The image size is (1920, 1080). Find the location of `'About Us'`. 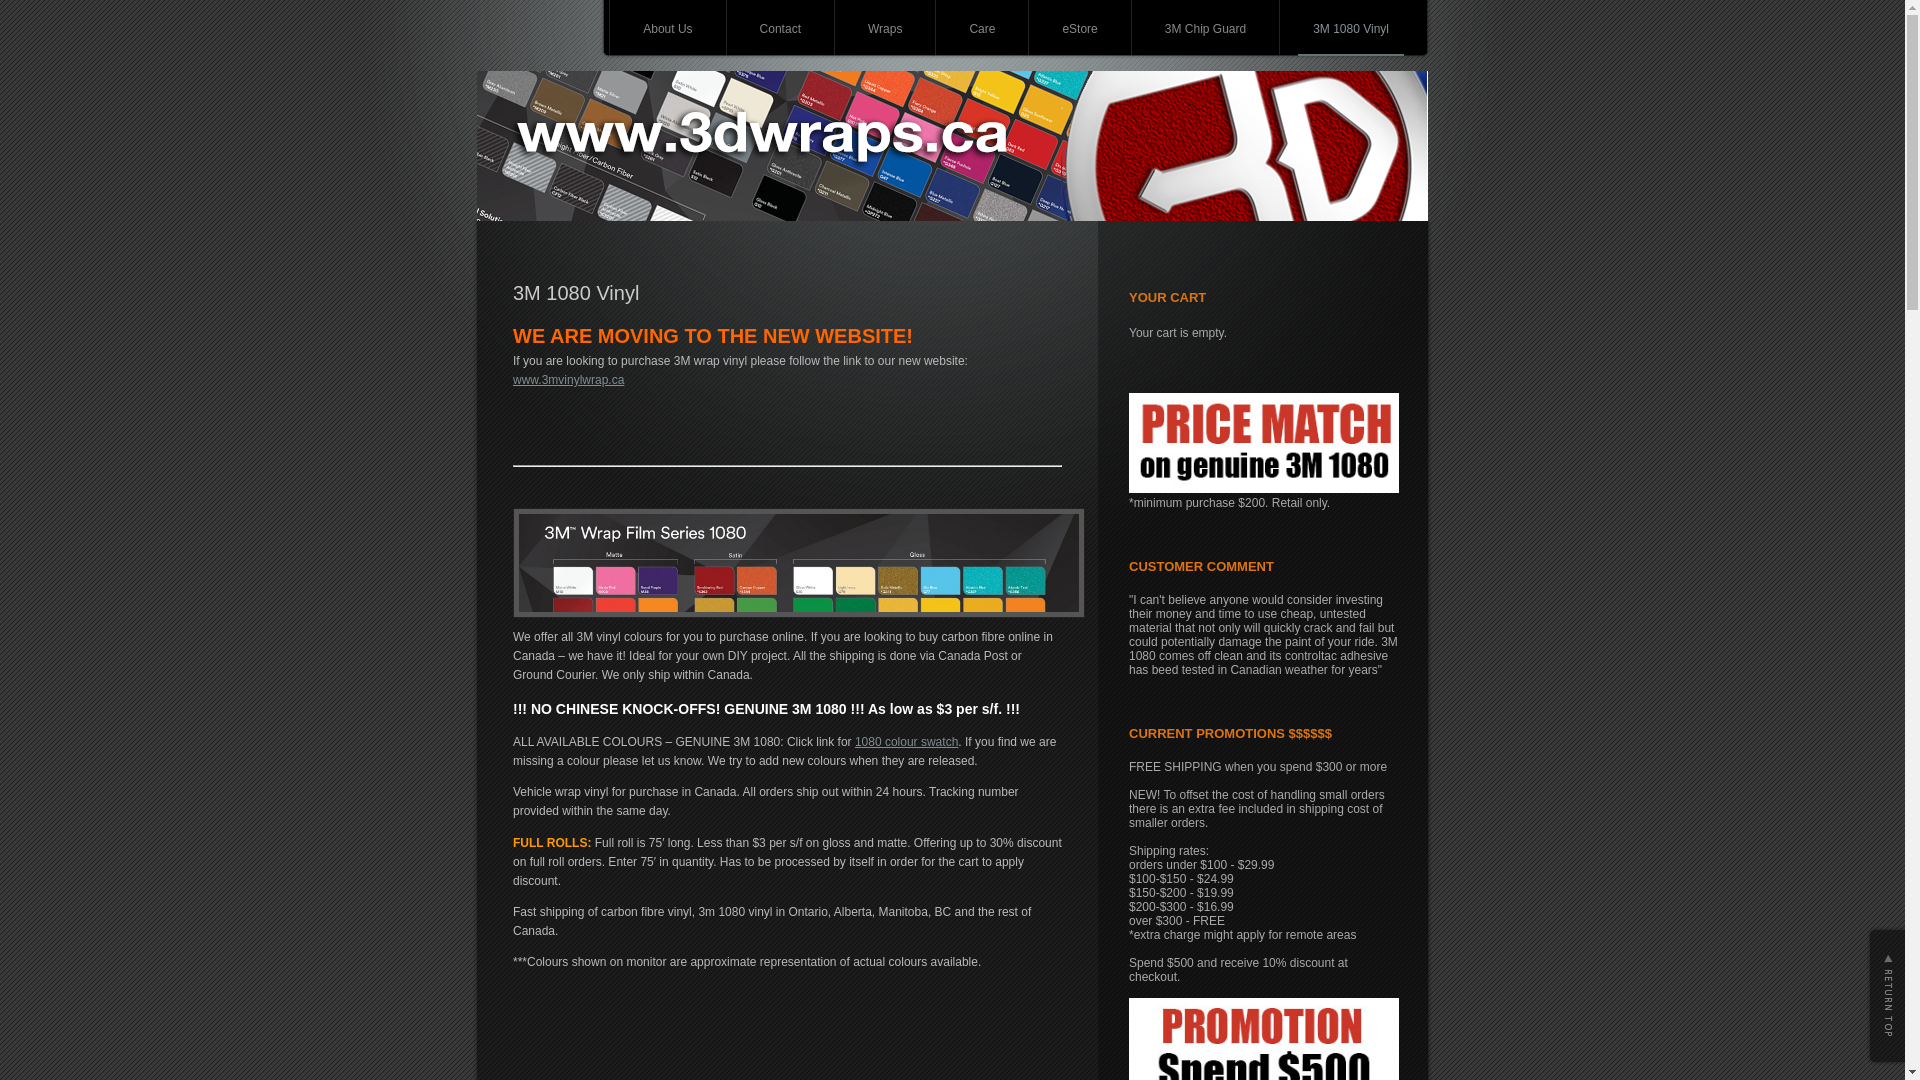

'About Us' is located at coordinates (627, 29).